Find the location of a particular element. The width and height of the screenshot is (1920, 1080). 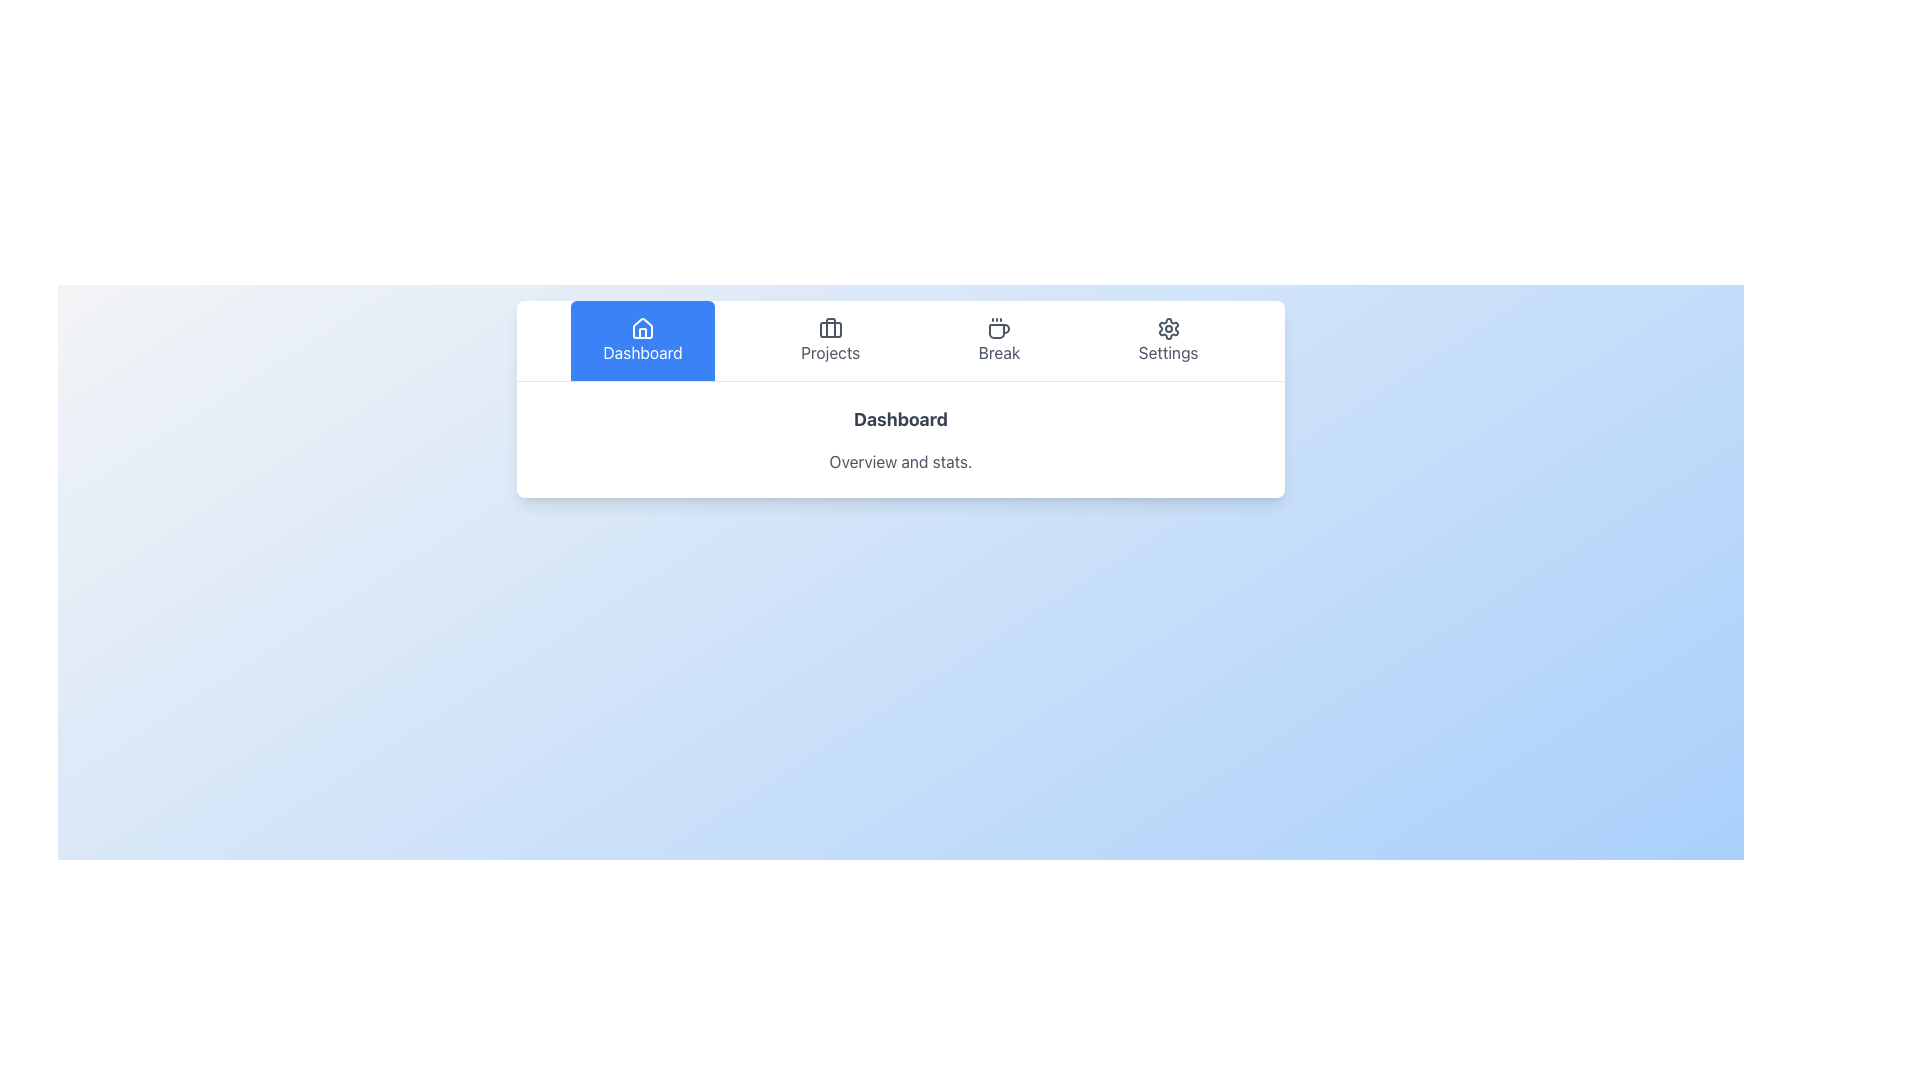

the 'Settings' text label located at the center of the rightmost item in the horizontal navigation bar, which enhances accessibility for the associated gear-shaped icon is located at coordinates (1168, 352).